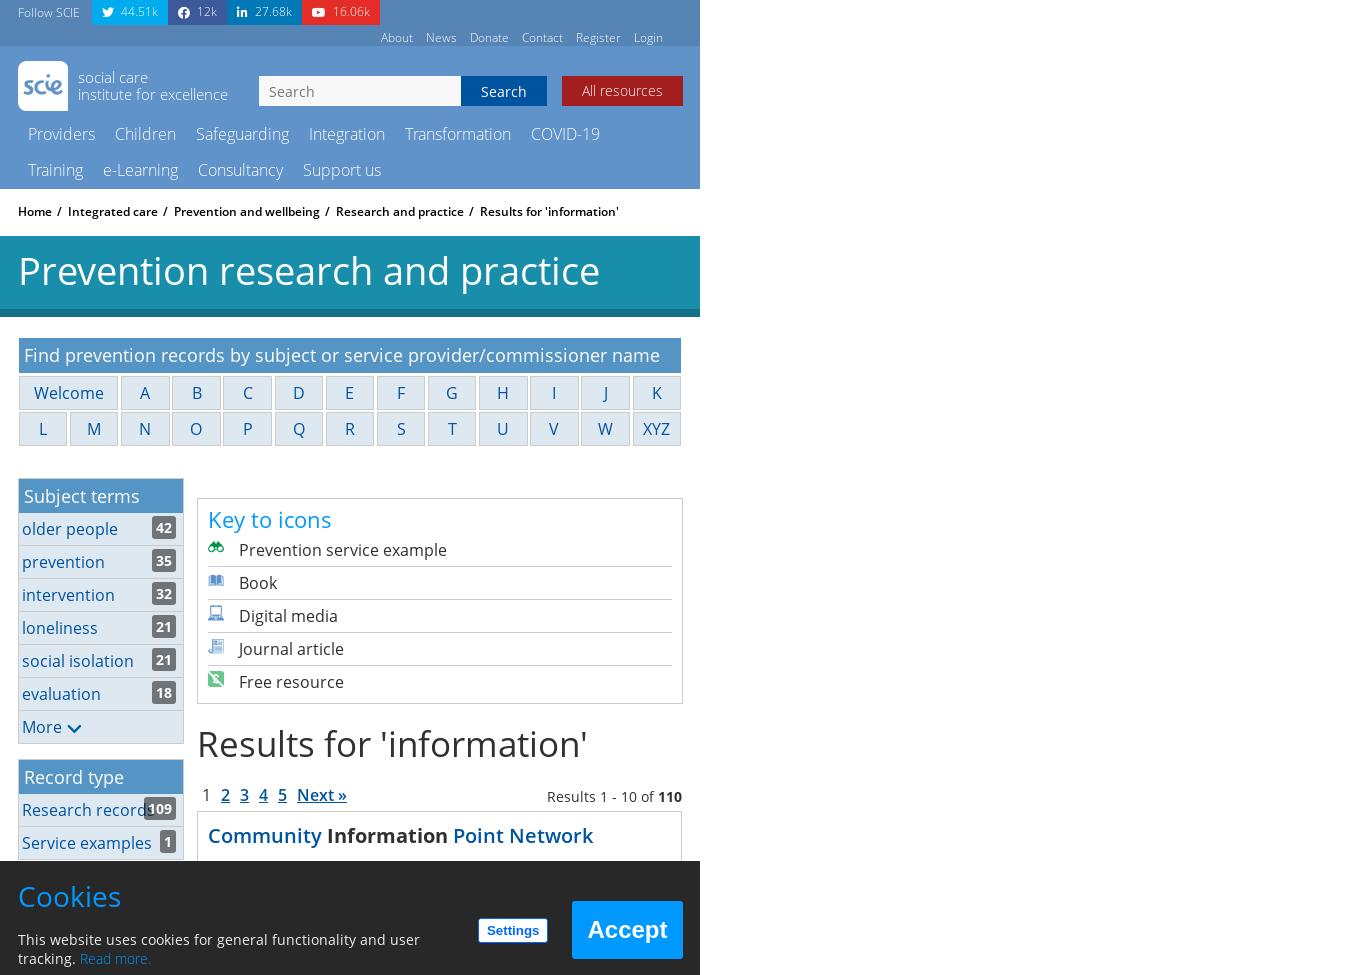 The width and height of the screenshot is (1357, 975). Describe the element at coordinates (195, 429) in the screenshot. I see `'O'` at that location.